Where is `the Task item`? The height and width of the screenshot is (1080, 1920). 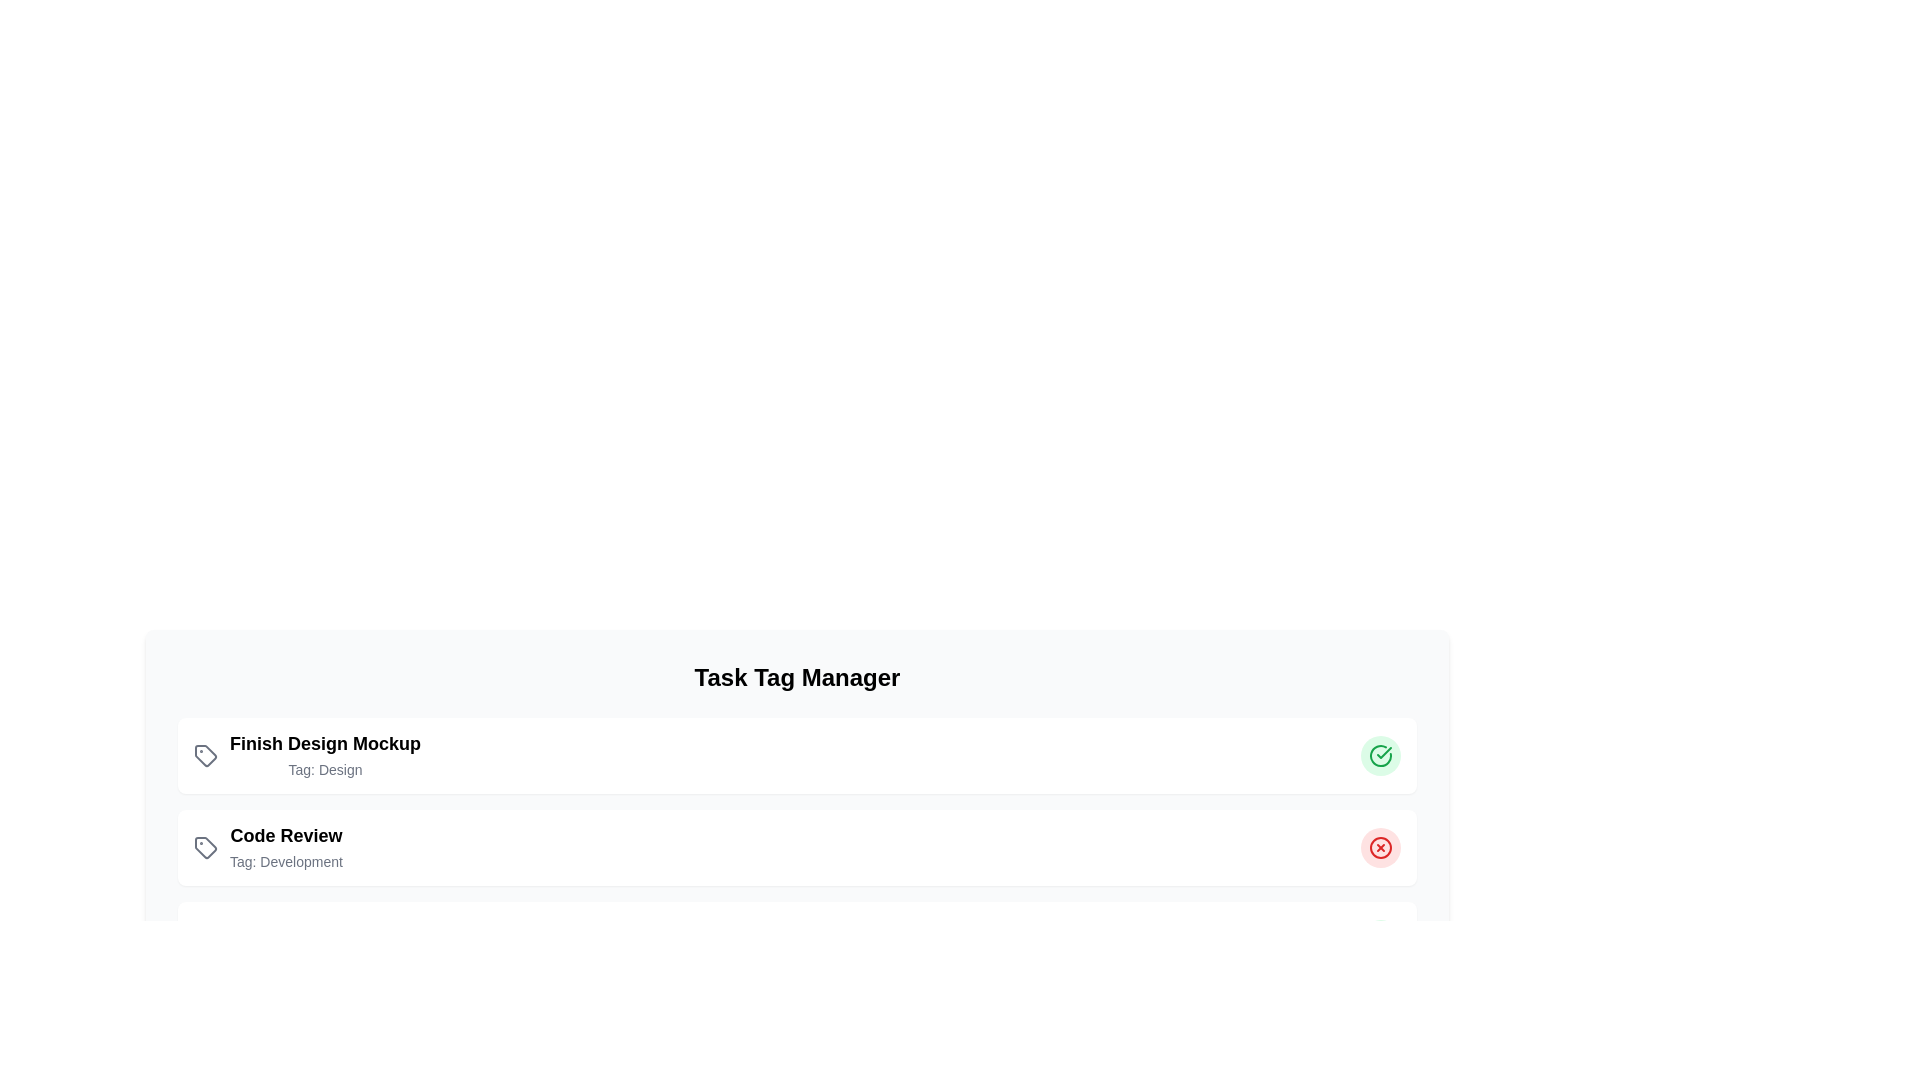 the Task item is located at coordinates (267, 848).